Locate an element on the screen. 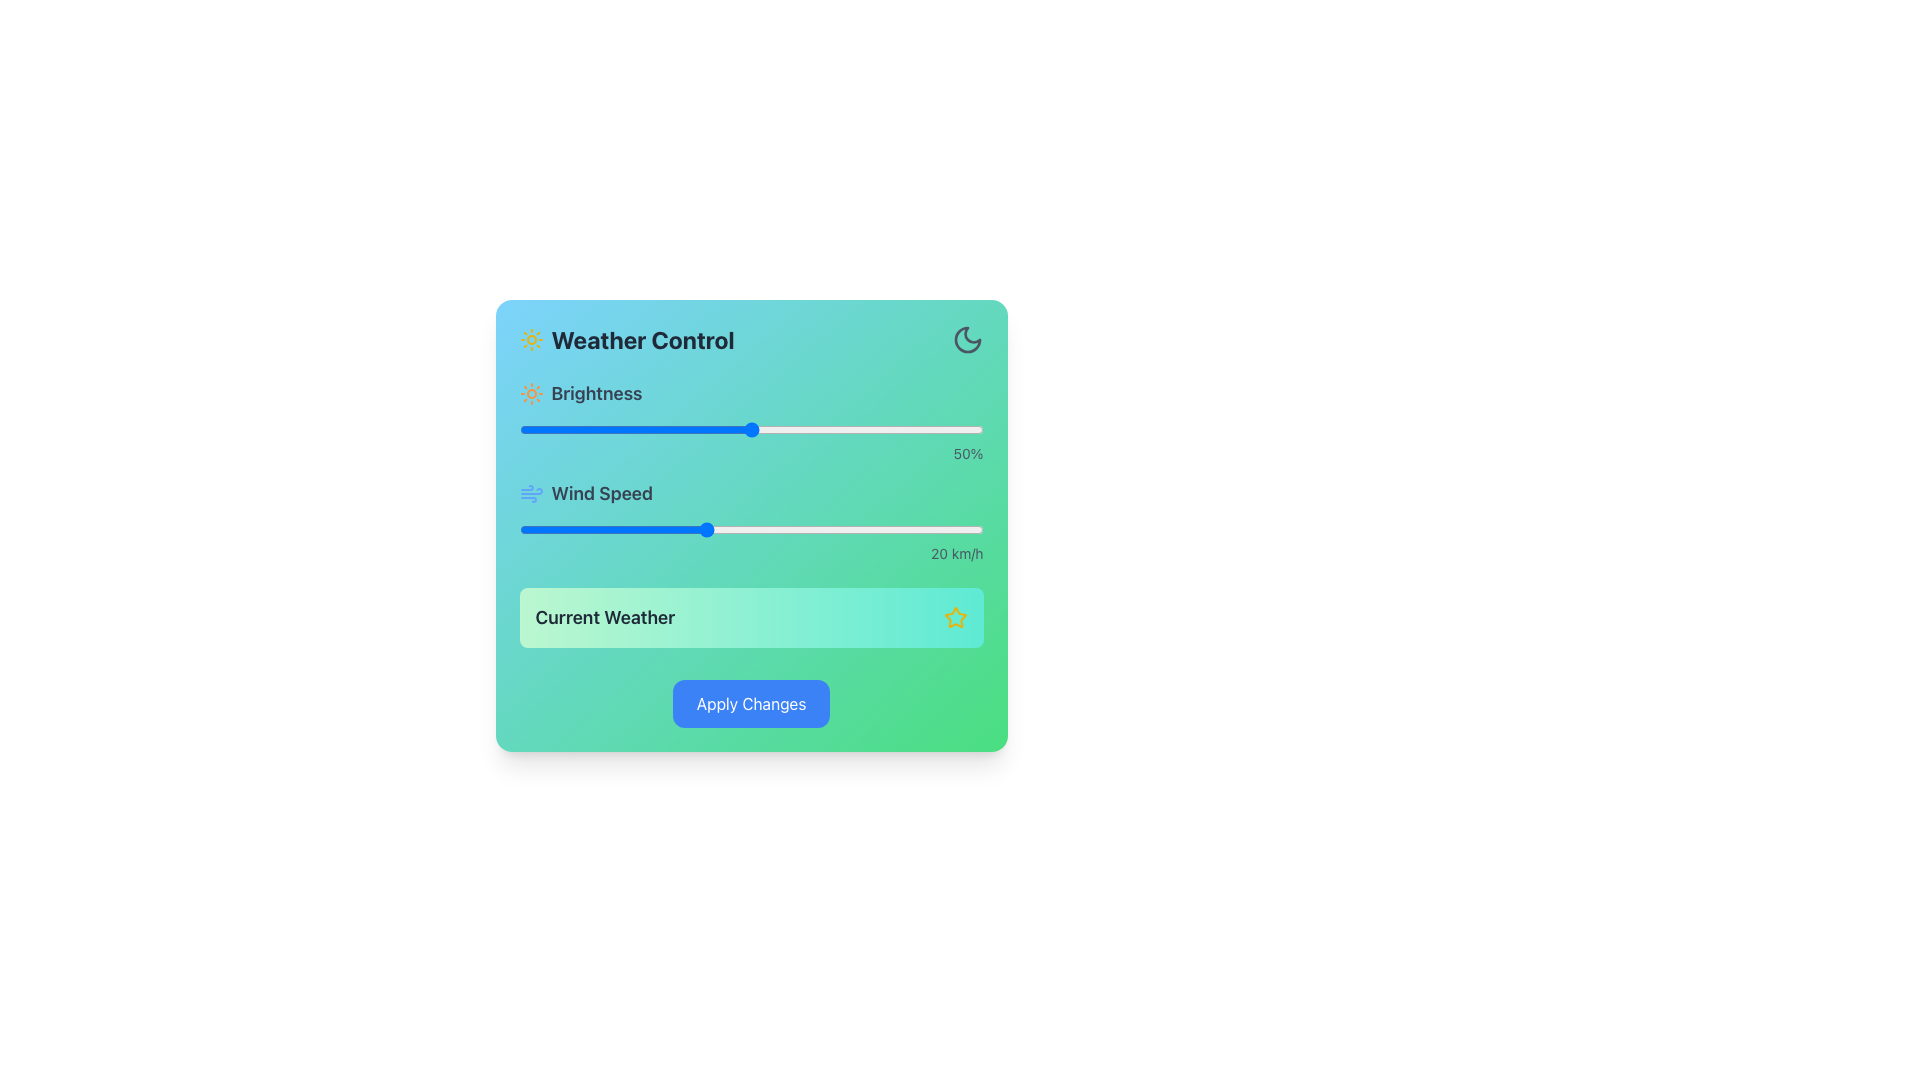  the bold text element displaying 'Weather Control', which is styled in dark gray and aligned horizontally next to a sun icon is located at coordinates (626, 338).